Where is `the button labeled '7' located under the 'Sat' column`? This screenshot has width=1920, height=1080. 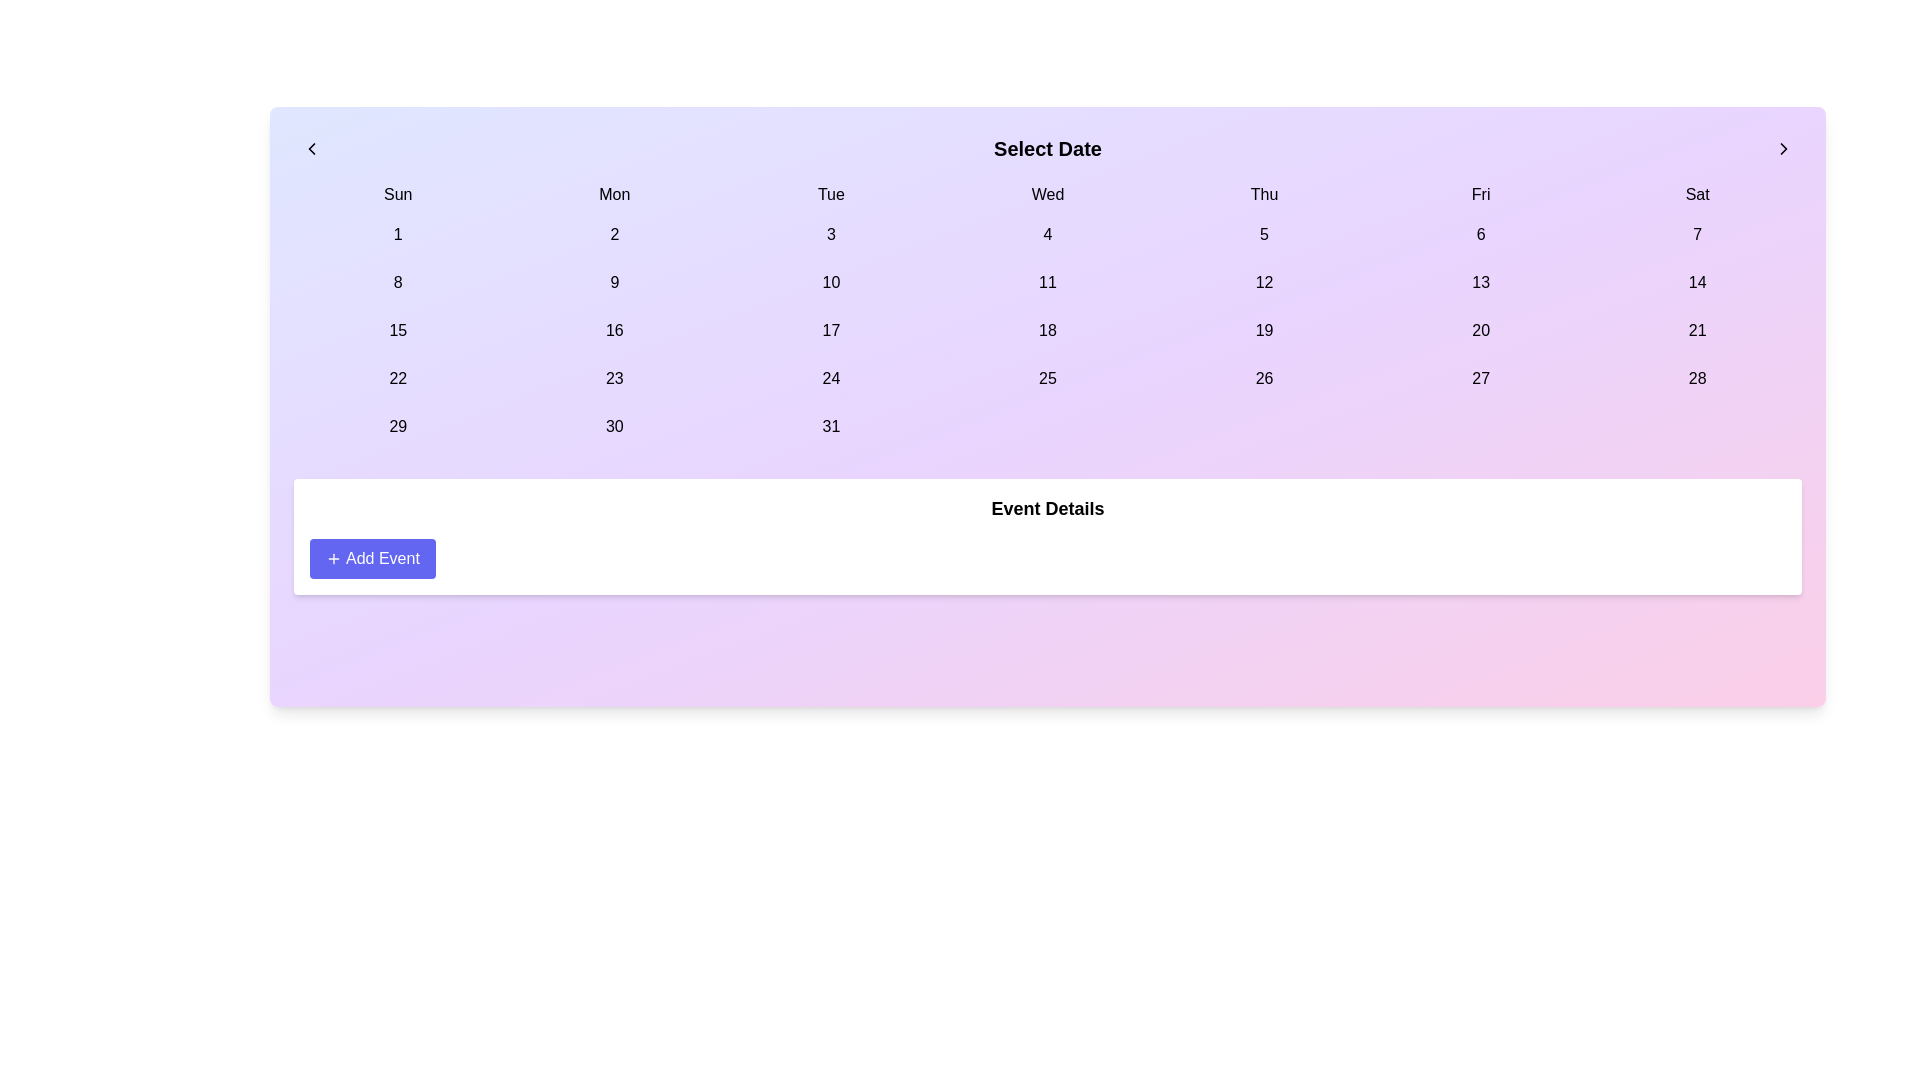 the button labeled '7' located under the 'Sat' column is located at coordinates (1696, 234).